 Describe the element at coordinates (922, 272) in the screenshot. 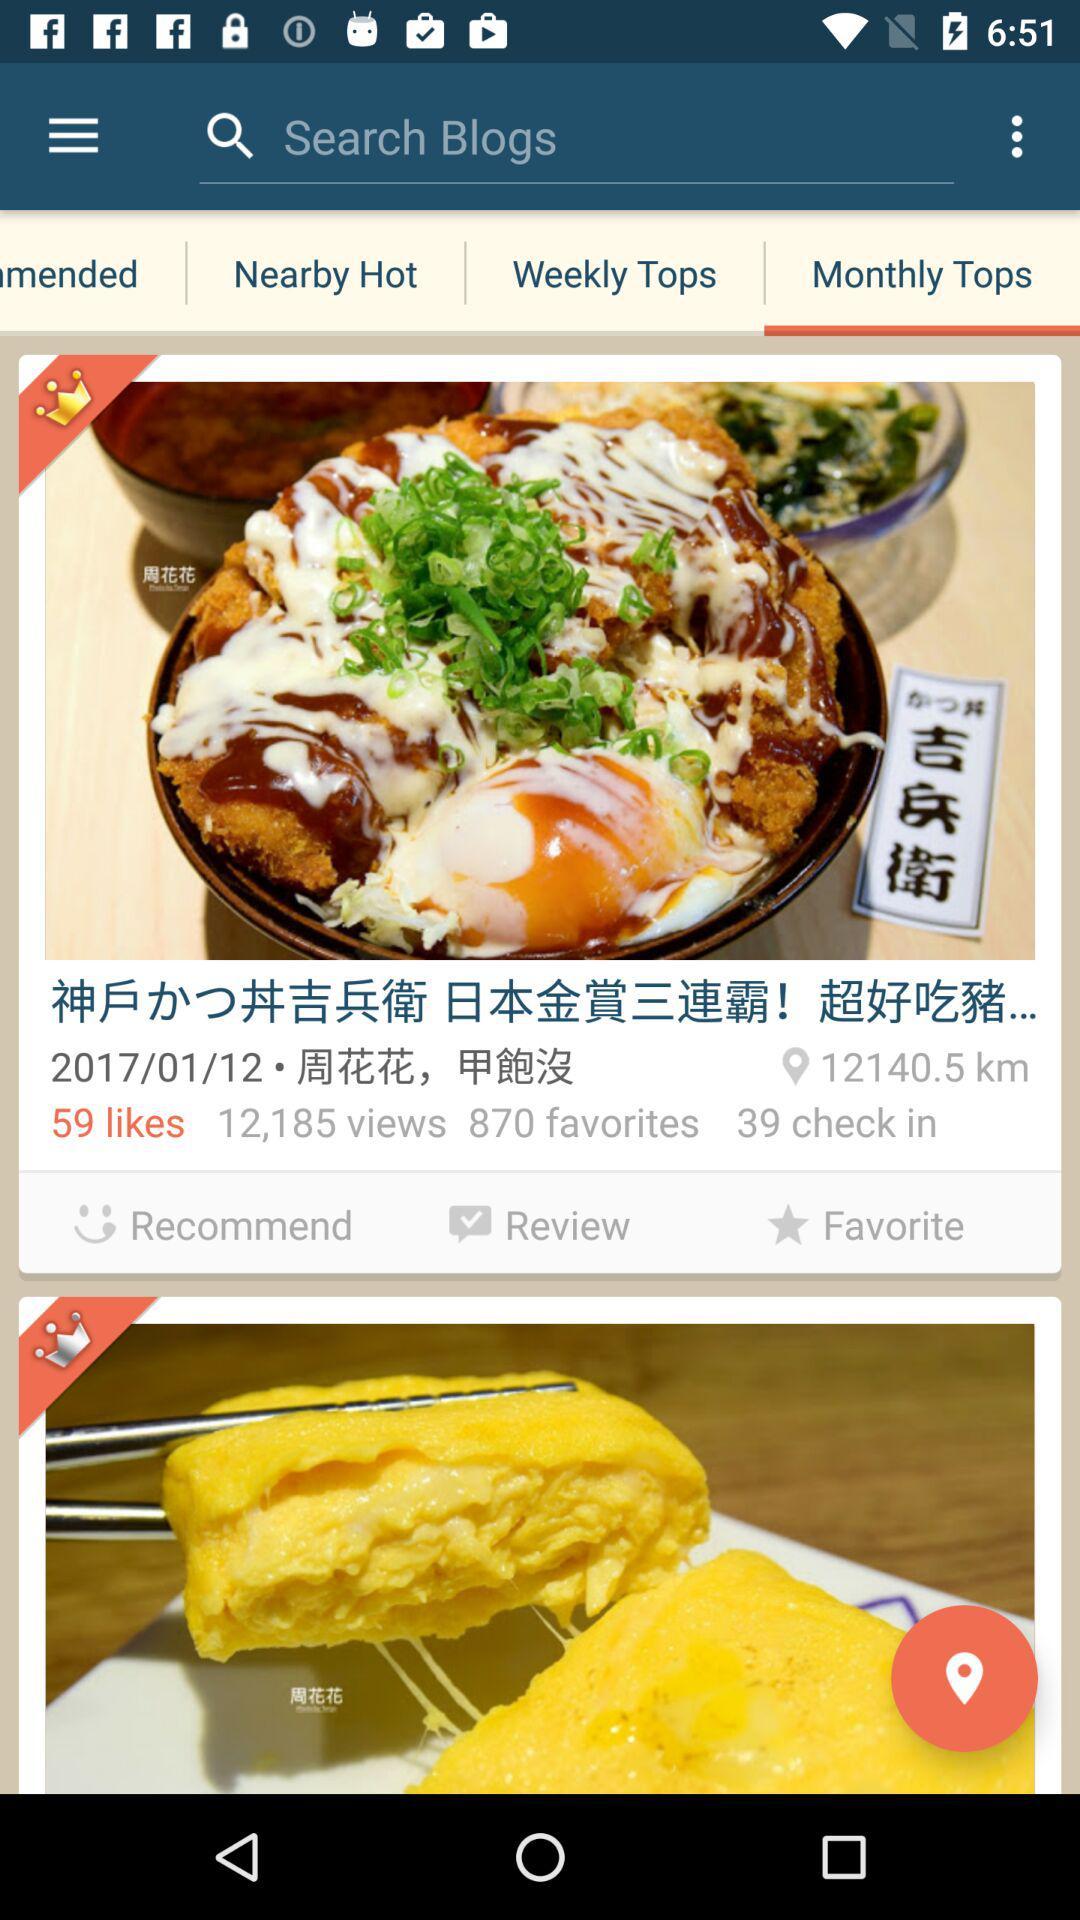

I see `icon next to the weekly tops` at that location.